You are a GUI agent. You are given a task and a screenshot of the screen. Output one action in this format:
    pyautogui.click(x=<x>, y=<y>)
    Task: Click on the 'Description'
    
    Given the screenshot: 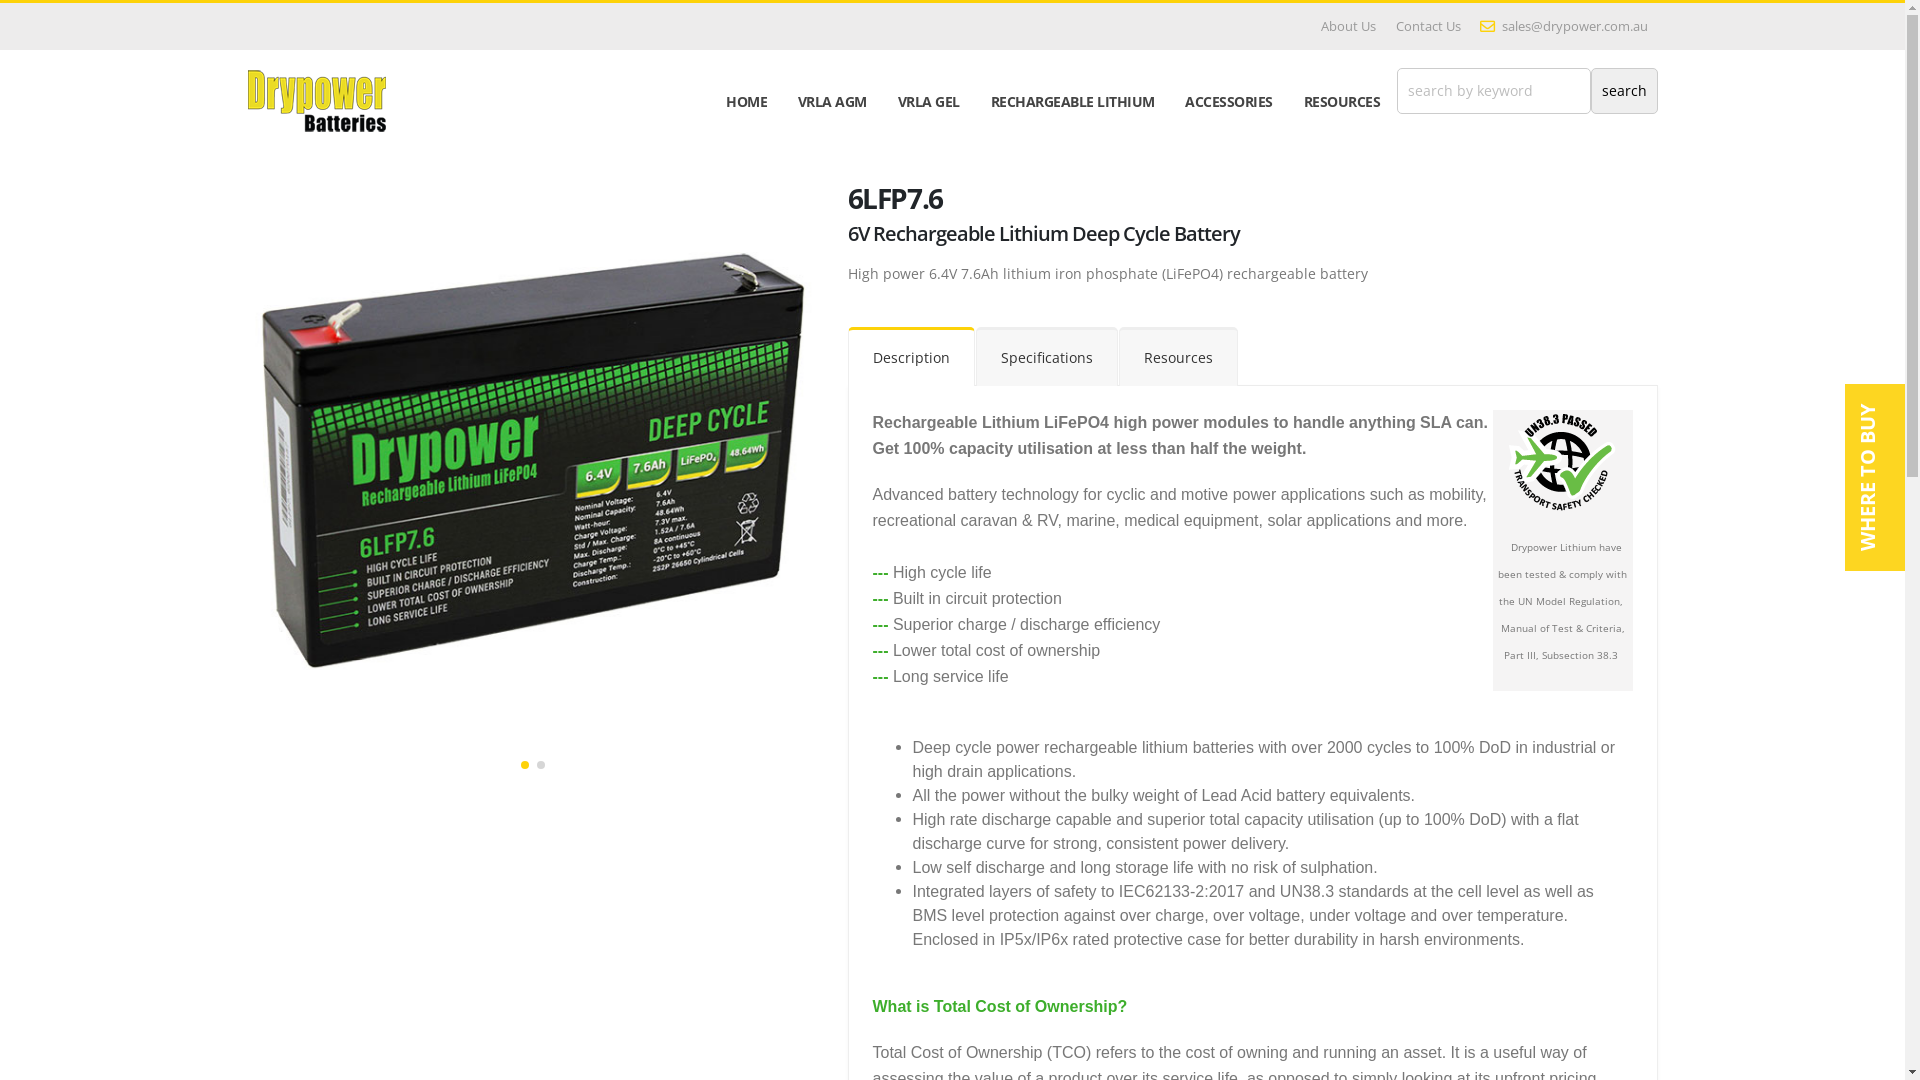 What is the action you would take?
    pyautogui.click(x=910, y=355)
    